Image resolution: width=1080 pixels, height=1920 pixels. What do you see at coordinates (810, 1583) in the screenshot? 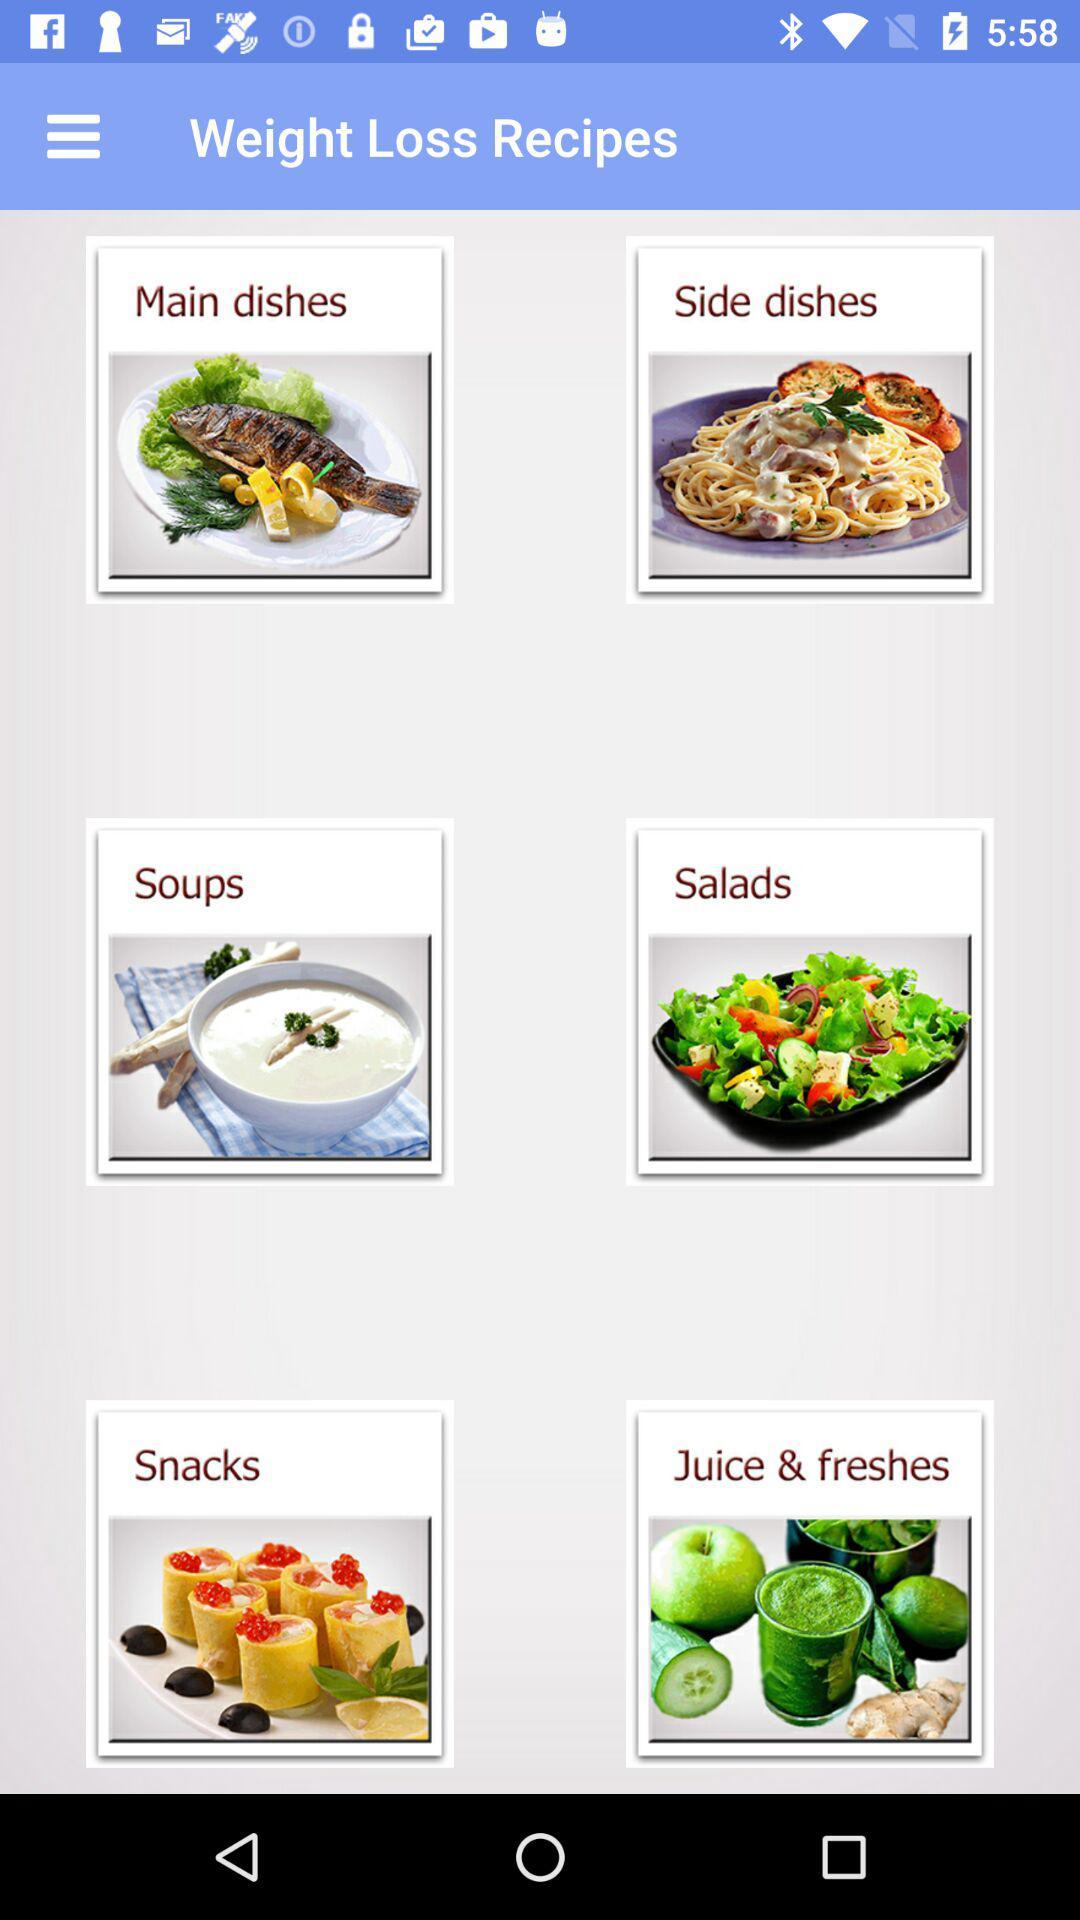
I see `juice freshes recipes` at bounding box center [810, 1583].